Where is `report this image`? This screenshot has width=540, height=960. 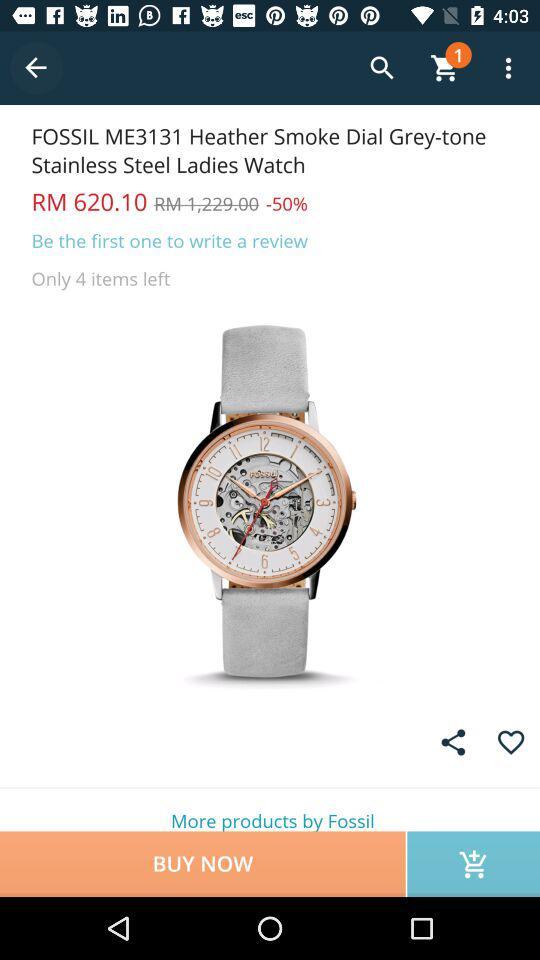 report this image is located at coordinates (453, 741).